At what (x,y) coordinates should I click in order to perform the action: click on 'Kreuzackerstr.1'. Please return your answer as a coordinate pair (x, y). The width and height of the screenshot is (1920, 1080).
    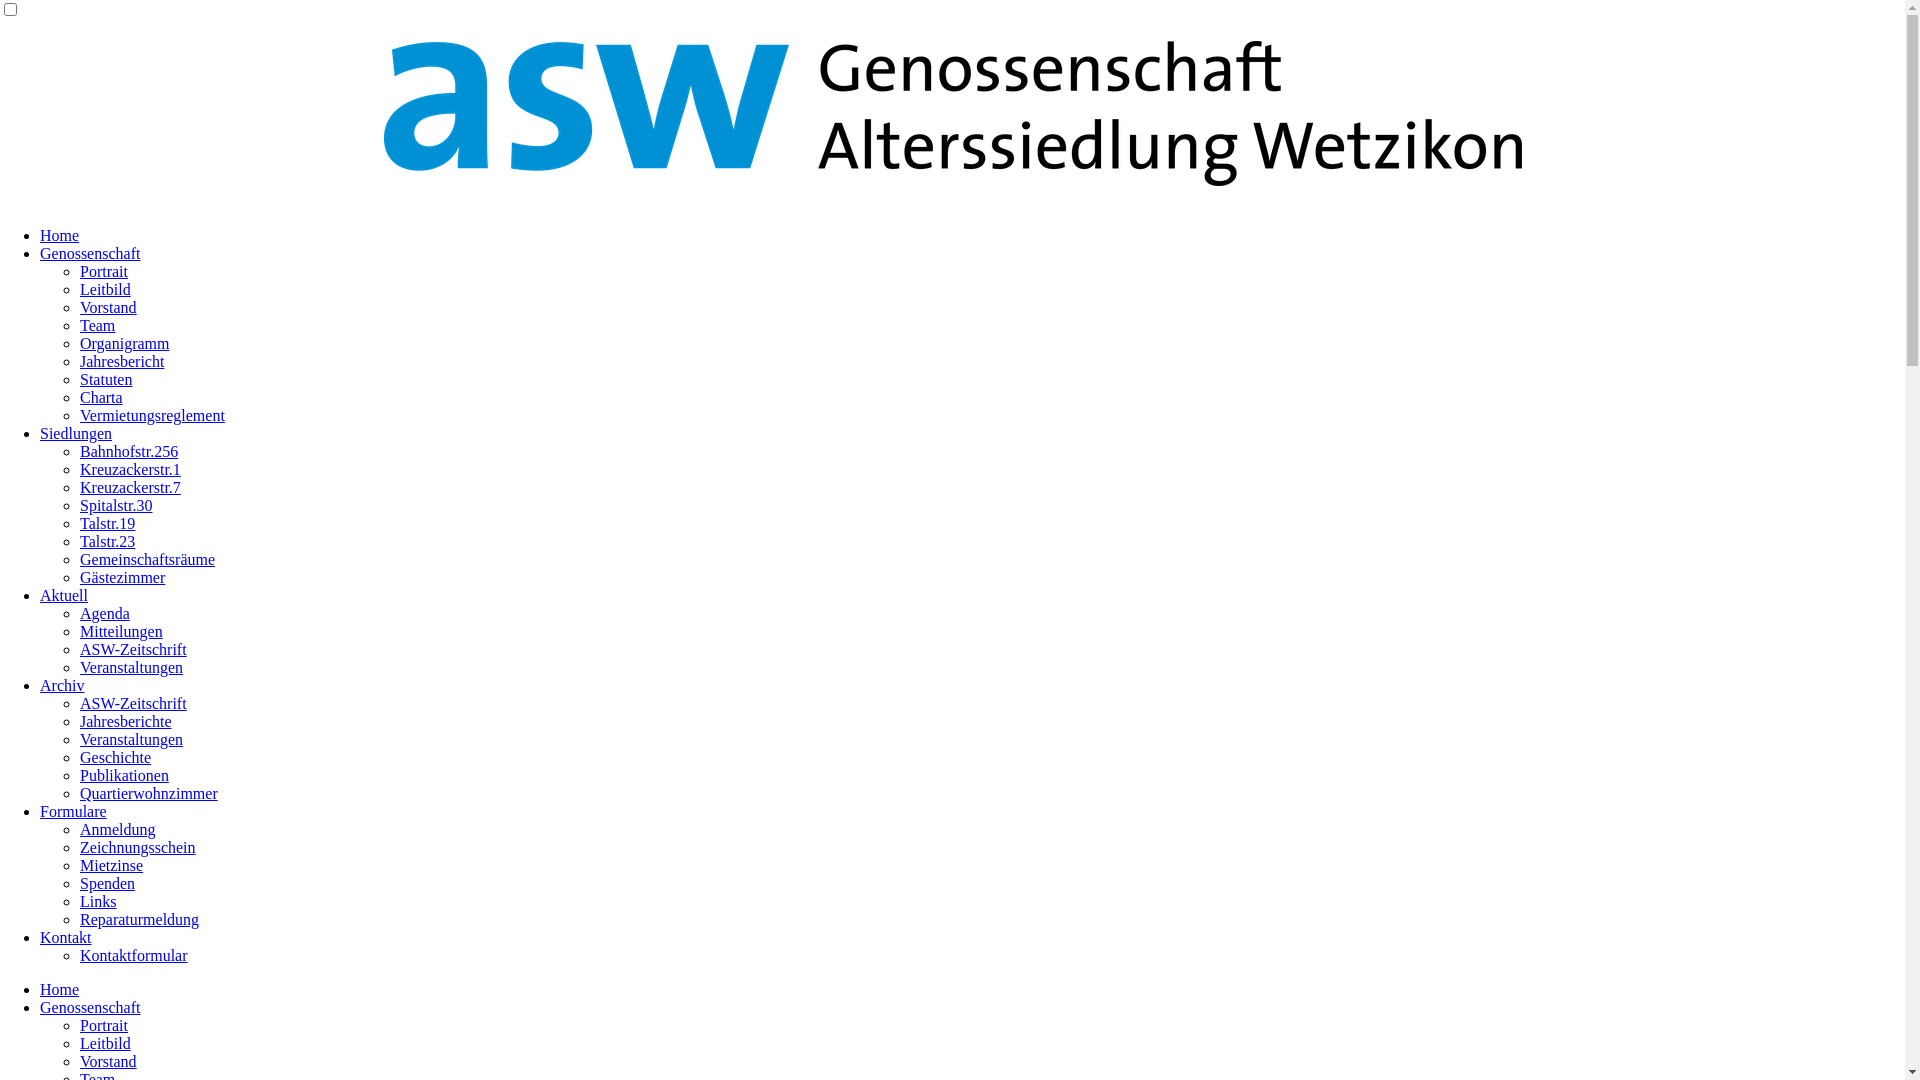
    Looking at the image, I should click on (129, 469).